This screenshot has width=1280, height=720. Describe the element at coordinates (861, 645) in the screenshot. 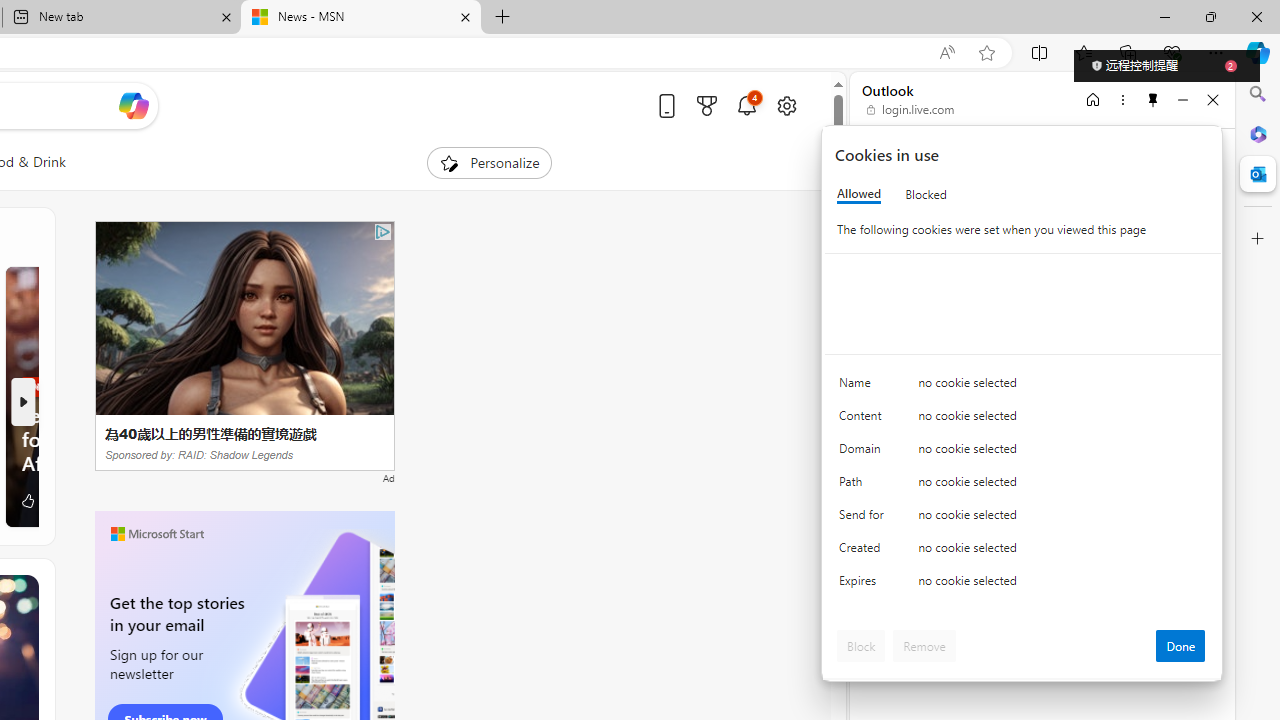

I see `'Block'` at that location.